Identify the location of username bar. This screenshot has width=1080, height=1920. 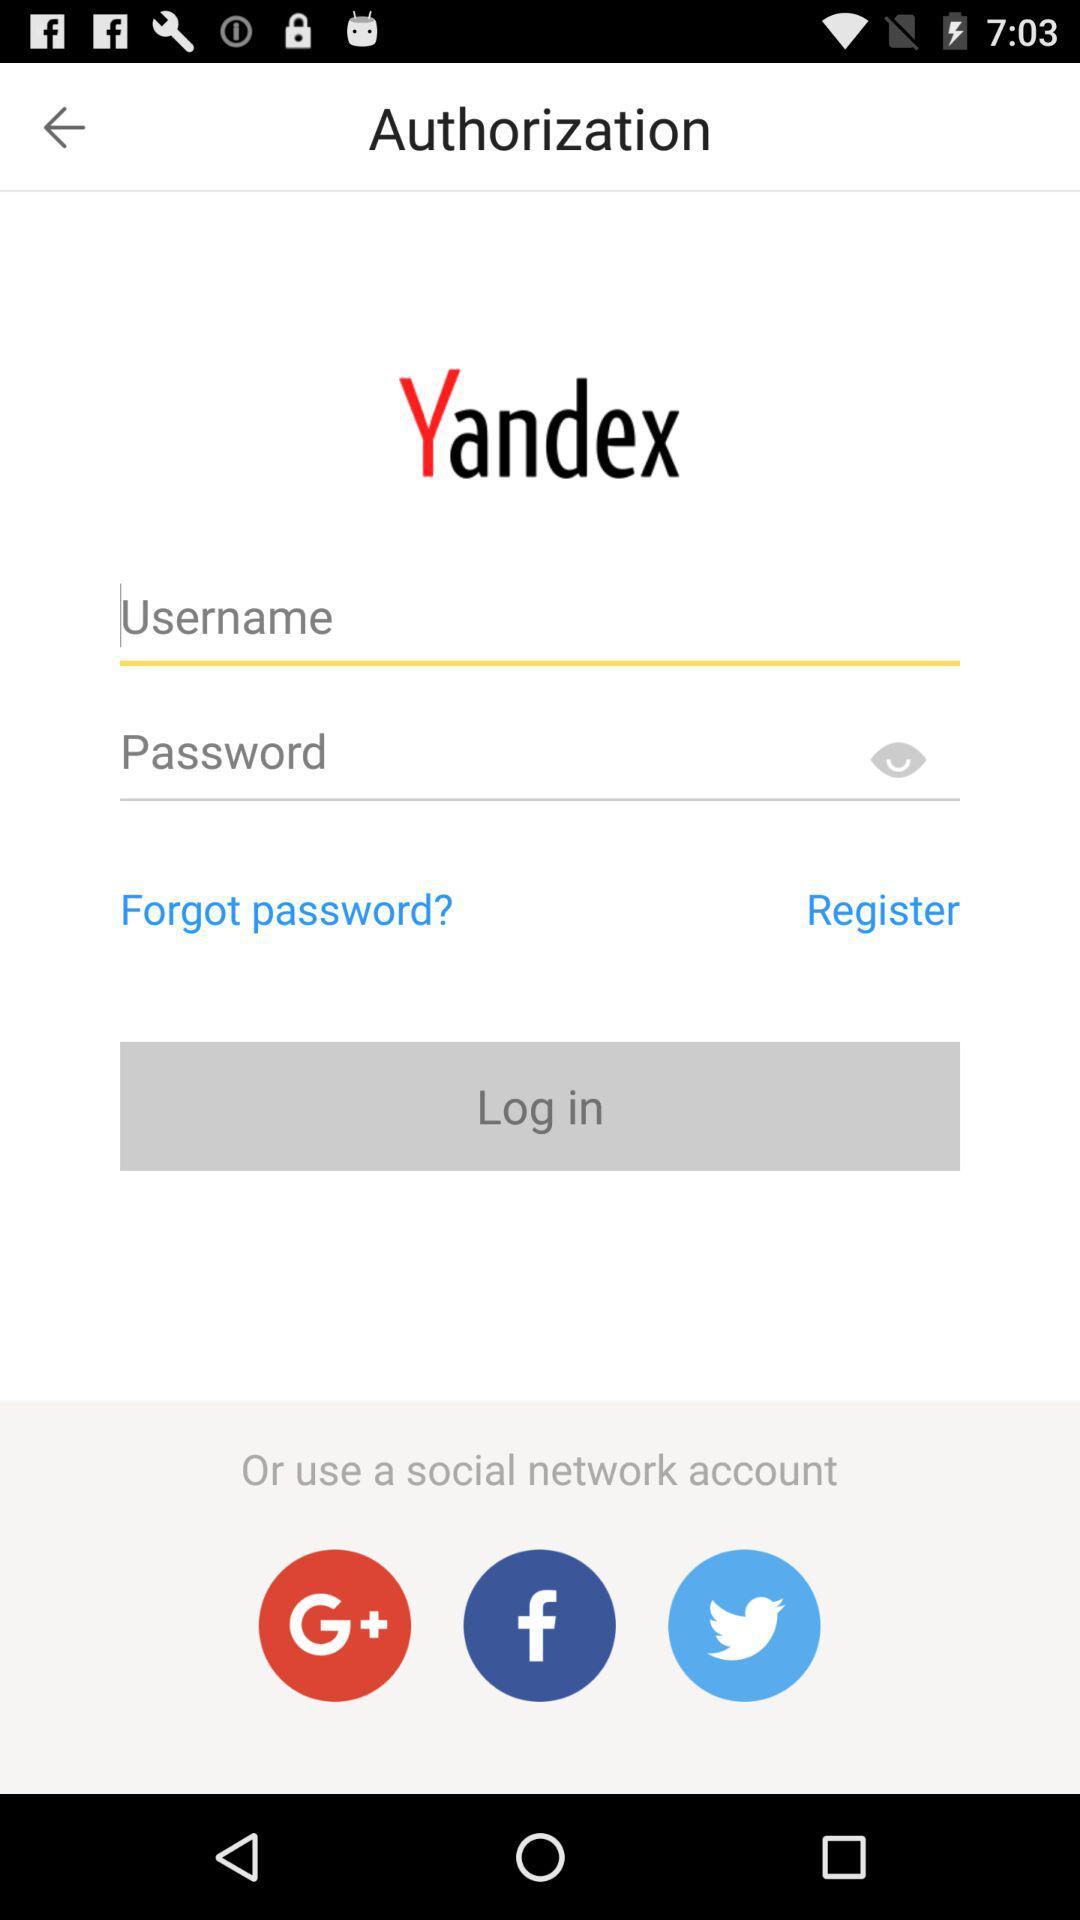
(540, 623).